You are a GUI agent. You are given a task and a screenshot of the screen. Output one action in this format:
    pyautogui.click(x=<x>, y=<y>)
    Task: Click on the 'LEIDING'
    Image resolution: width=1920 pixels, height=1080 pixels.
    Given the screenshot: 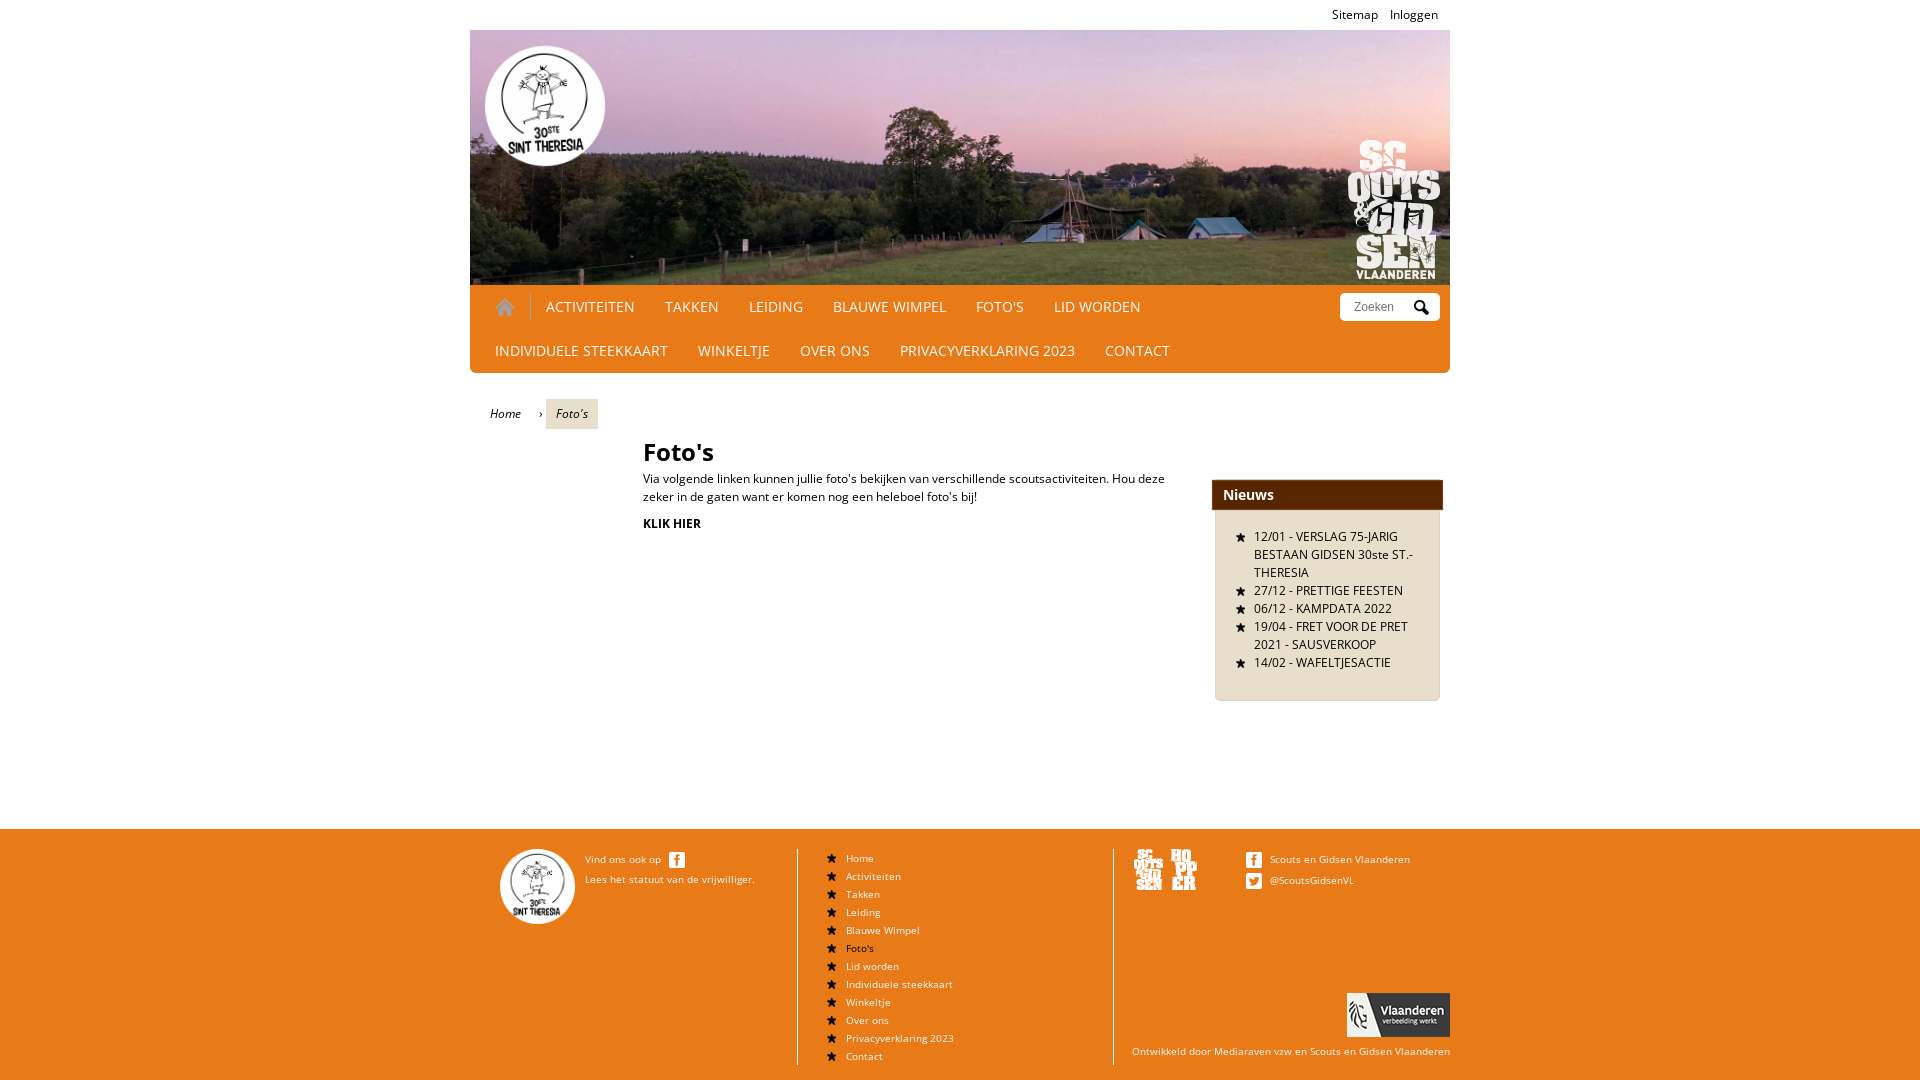 What is the action you would take?
    pyautogui.click(x=775, y=306)
    